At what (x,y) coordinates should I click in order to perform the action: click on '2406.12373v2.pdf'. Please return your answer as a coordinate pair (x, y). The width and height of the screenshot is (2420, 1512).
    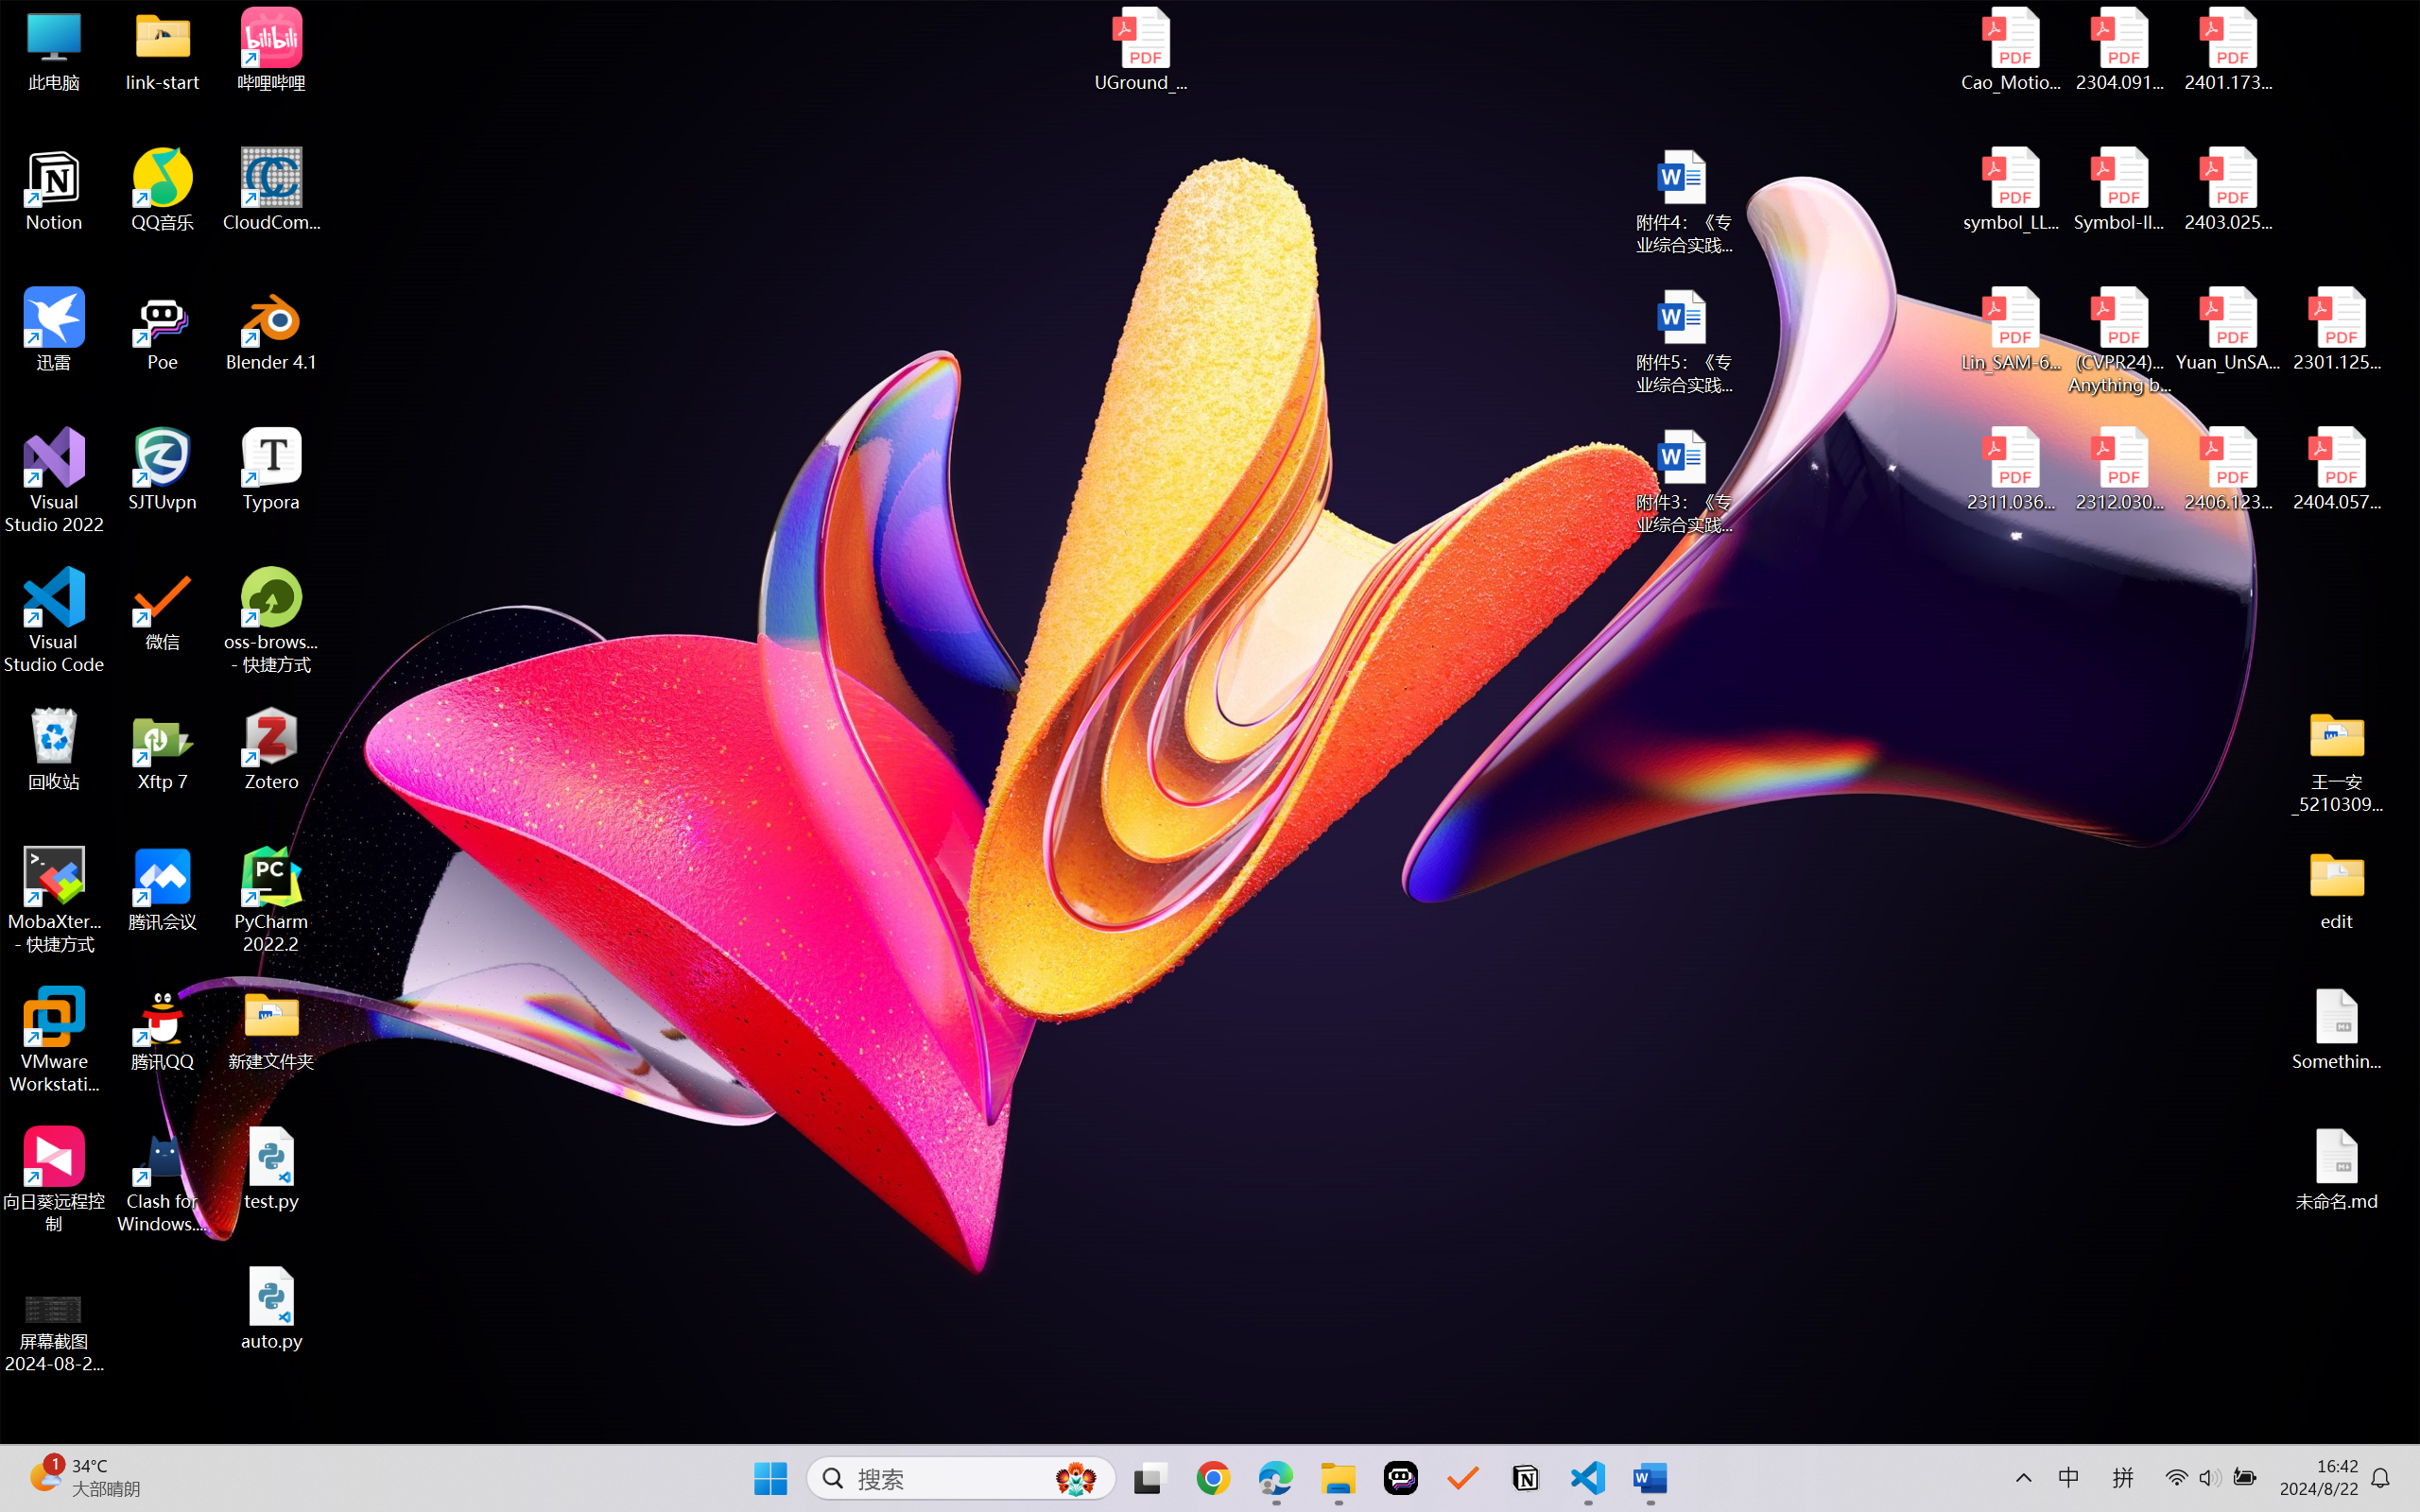
    Looking at the image, I should click on (2226, 469).